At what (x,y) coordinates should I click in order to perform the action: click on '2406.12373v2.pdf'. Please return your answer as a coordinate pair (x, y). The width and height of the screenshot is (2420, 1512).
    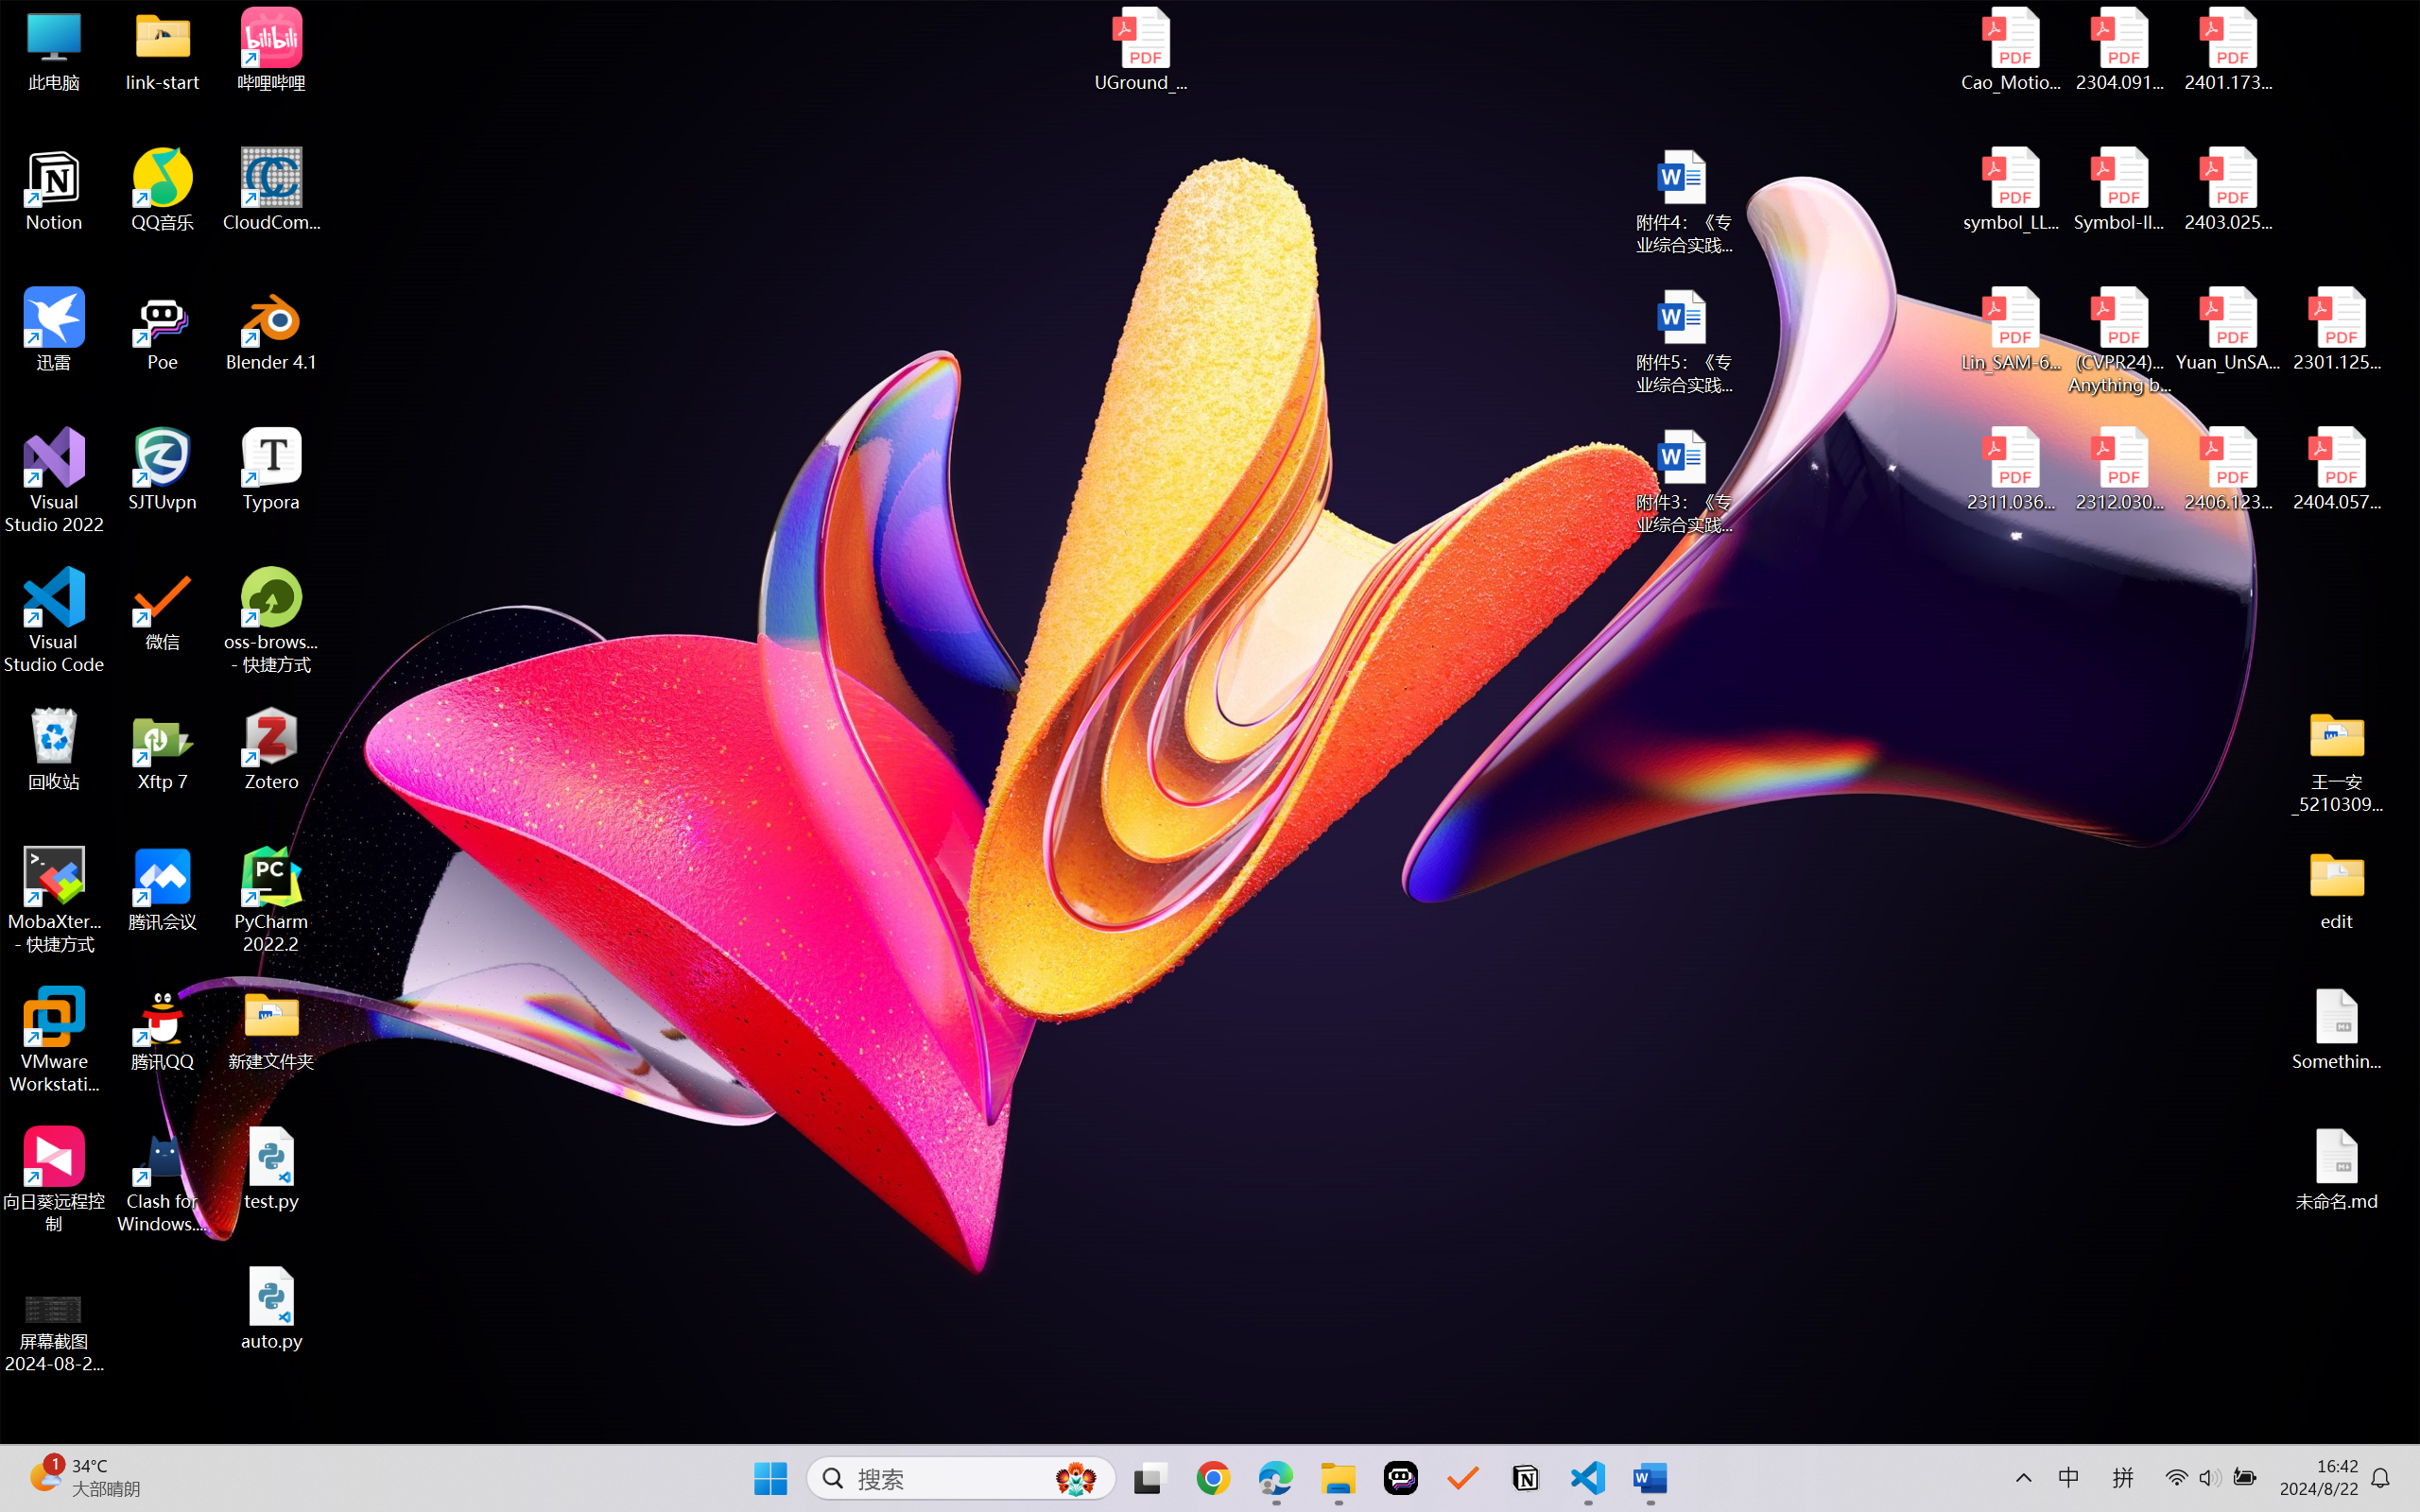
    Looking at the image, I should click on (2226, 469).